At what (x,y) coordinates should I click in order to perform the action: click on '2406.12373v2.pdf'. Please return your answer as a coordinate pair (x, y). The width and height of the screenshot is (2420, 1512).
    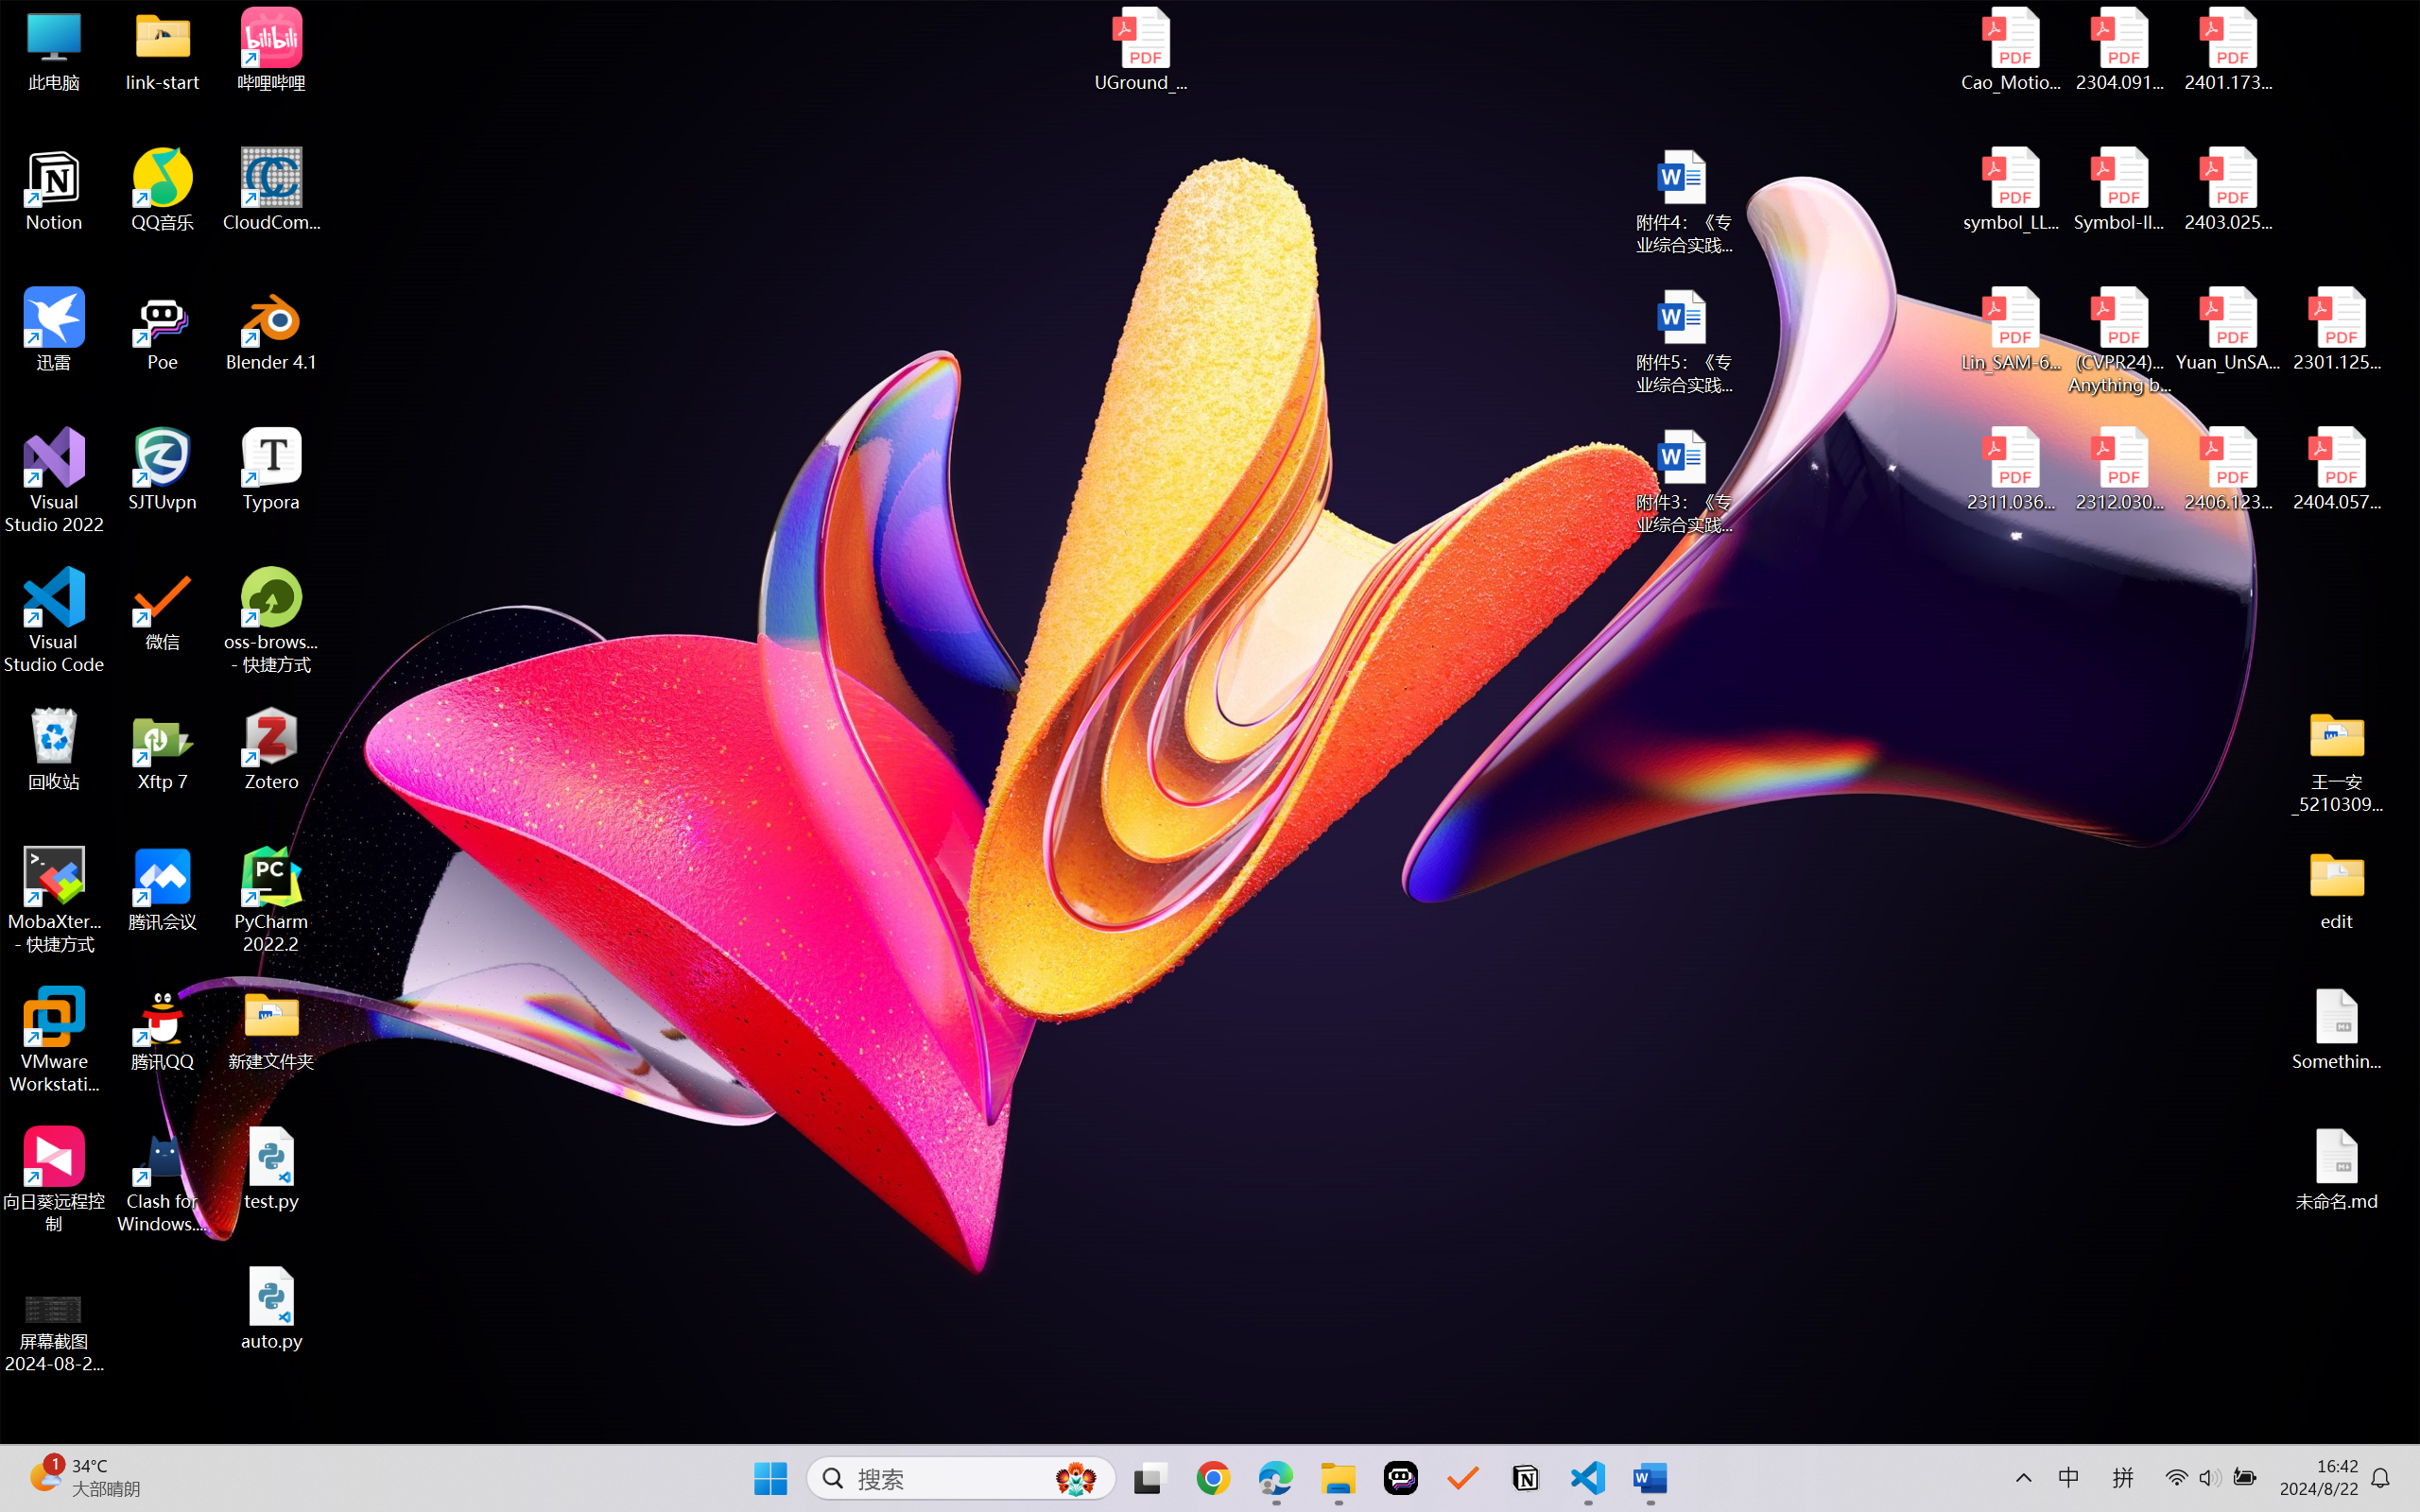
    Looking at the image, I should click on (2226, 469).